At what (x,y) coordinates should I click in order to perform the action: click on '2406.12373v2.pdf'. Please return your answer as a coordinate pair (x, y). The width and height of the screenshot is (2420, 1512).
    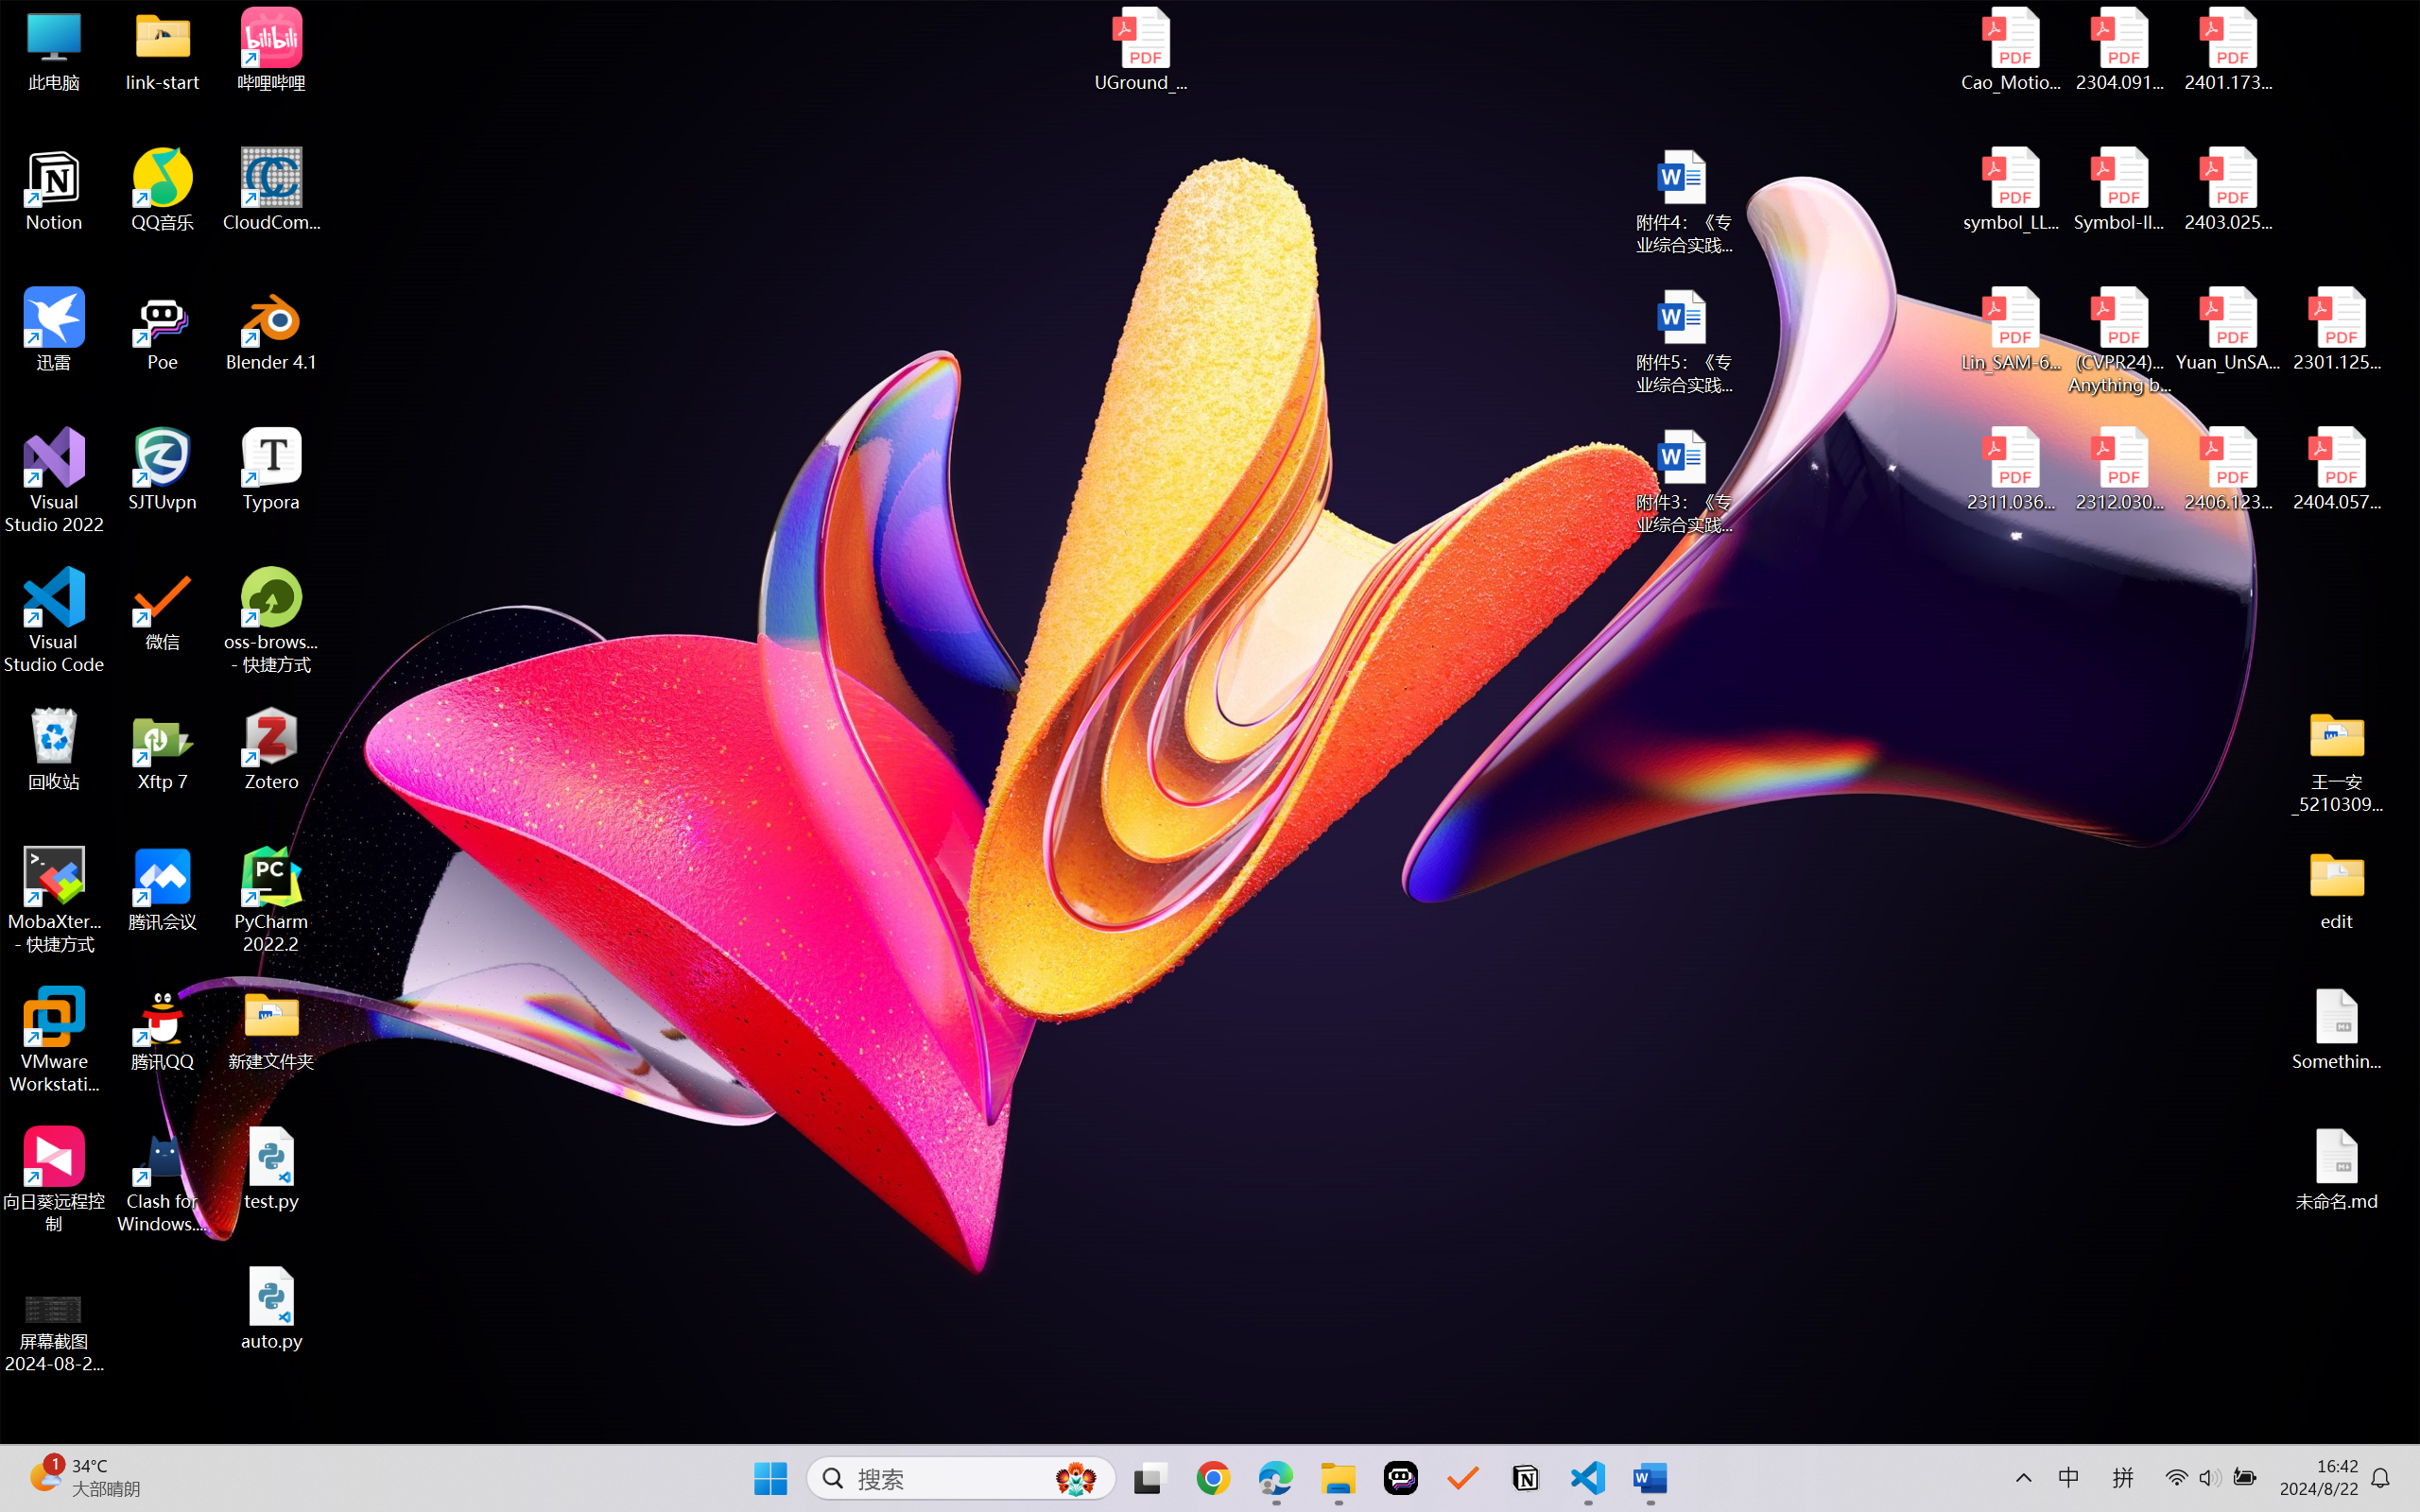
    Looking at the image, I should click on (2226, 469).